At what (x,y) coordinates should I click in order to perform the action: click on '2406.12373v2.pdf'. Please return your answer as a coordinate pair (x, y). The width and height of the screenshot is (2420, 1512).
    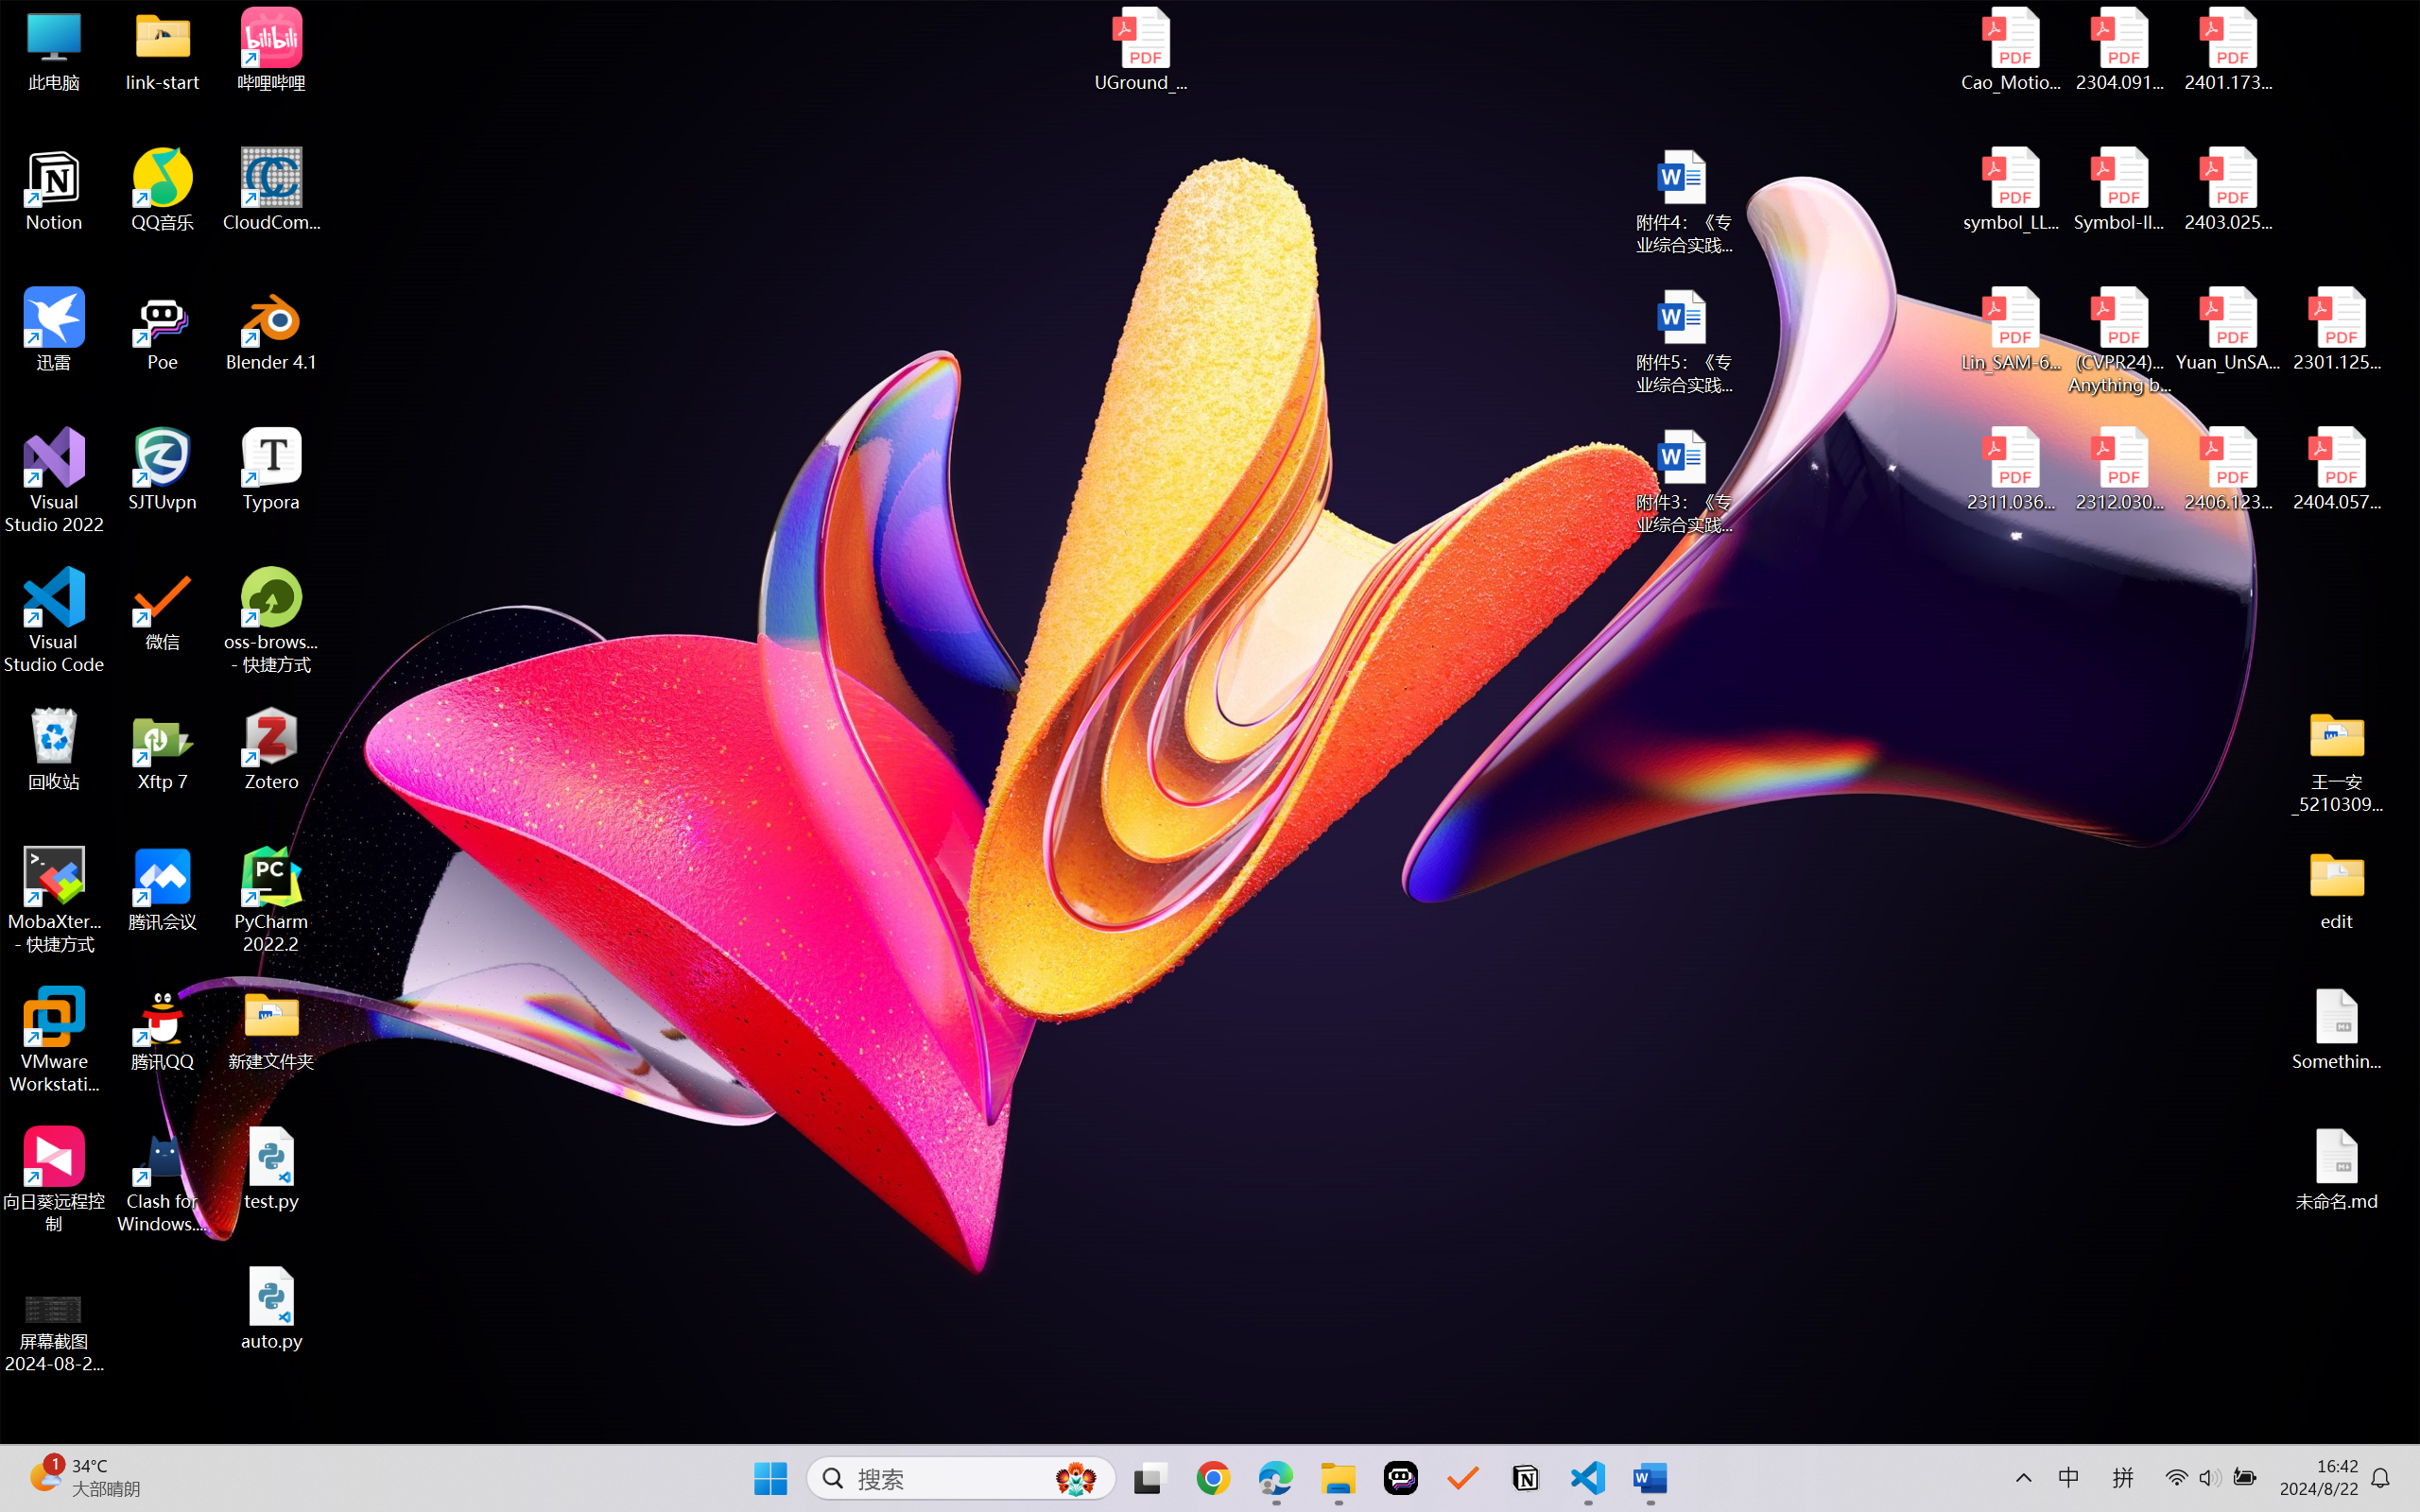
    Looking at the image, I should click on (2226, 469).